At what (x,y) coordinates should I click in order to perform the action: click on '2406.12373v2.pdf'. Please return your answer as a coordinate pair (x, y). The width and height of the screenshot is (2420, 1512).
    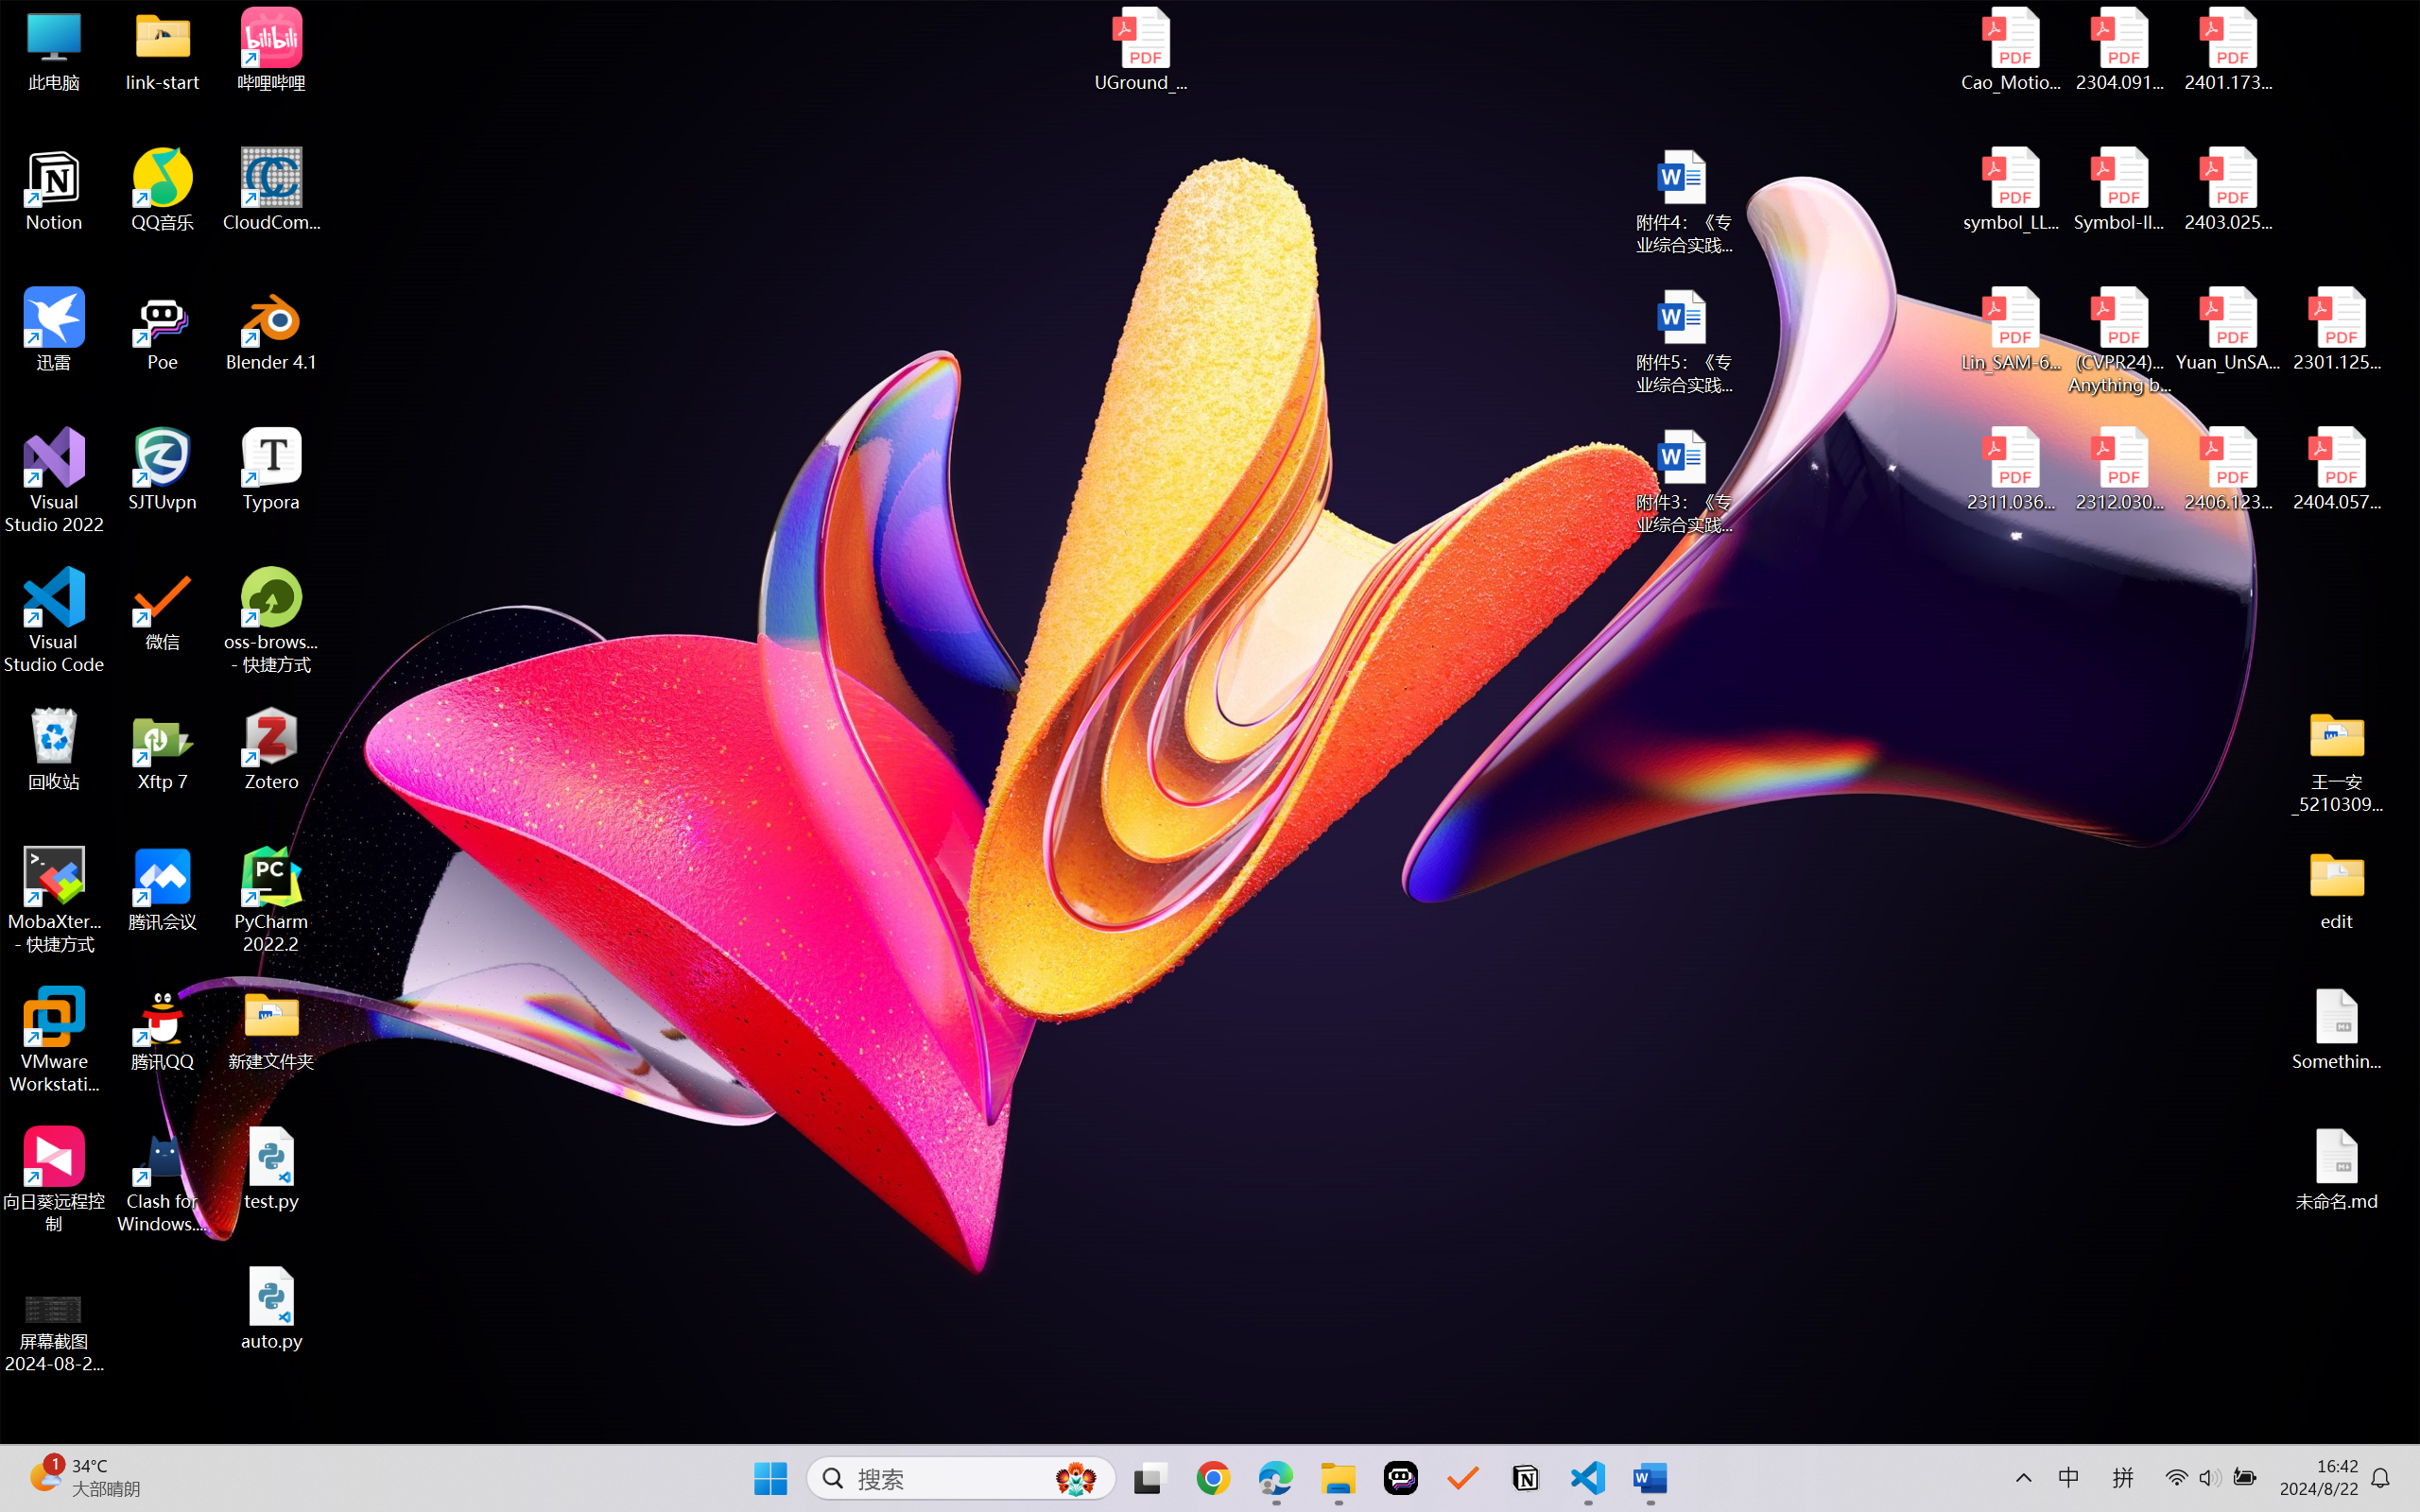
    Looking at the image, I should click on (2226, 469).